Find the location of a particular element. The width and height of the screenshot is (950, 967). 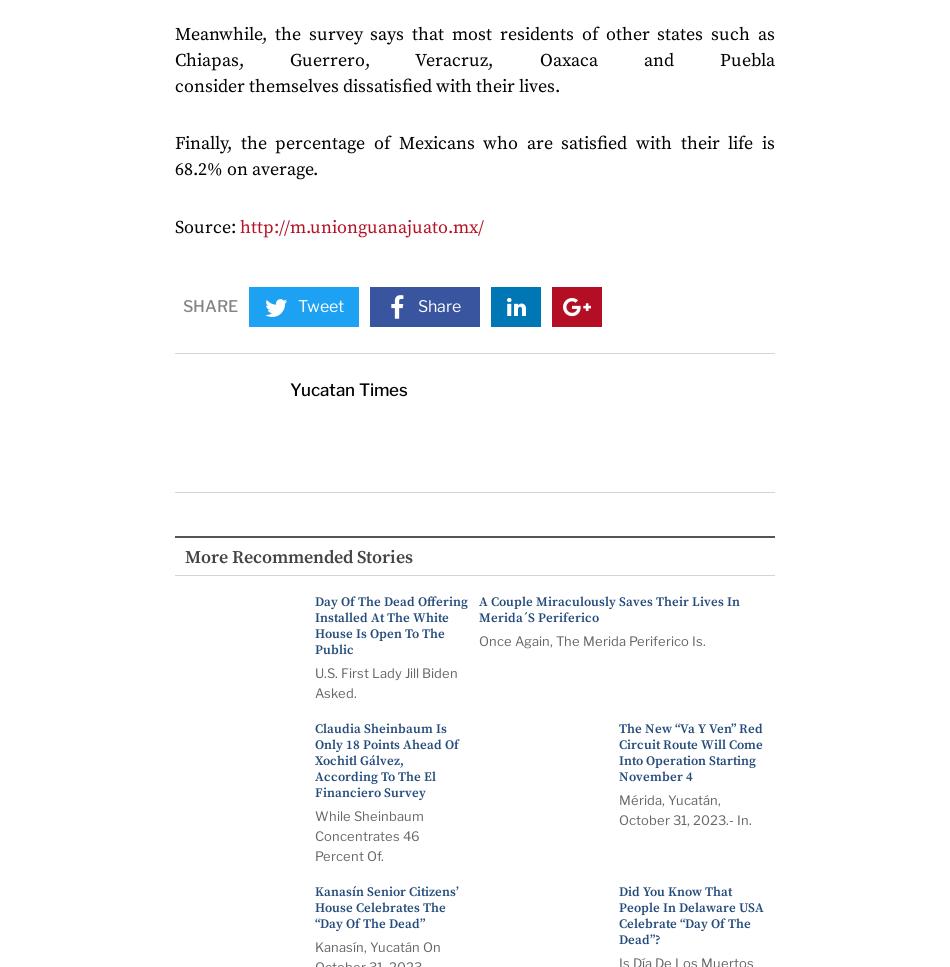

'Once again, the Merida Periferico is.' is located at coordinates (592, 640).